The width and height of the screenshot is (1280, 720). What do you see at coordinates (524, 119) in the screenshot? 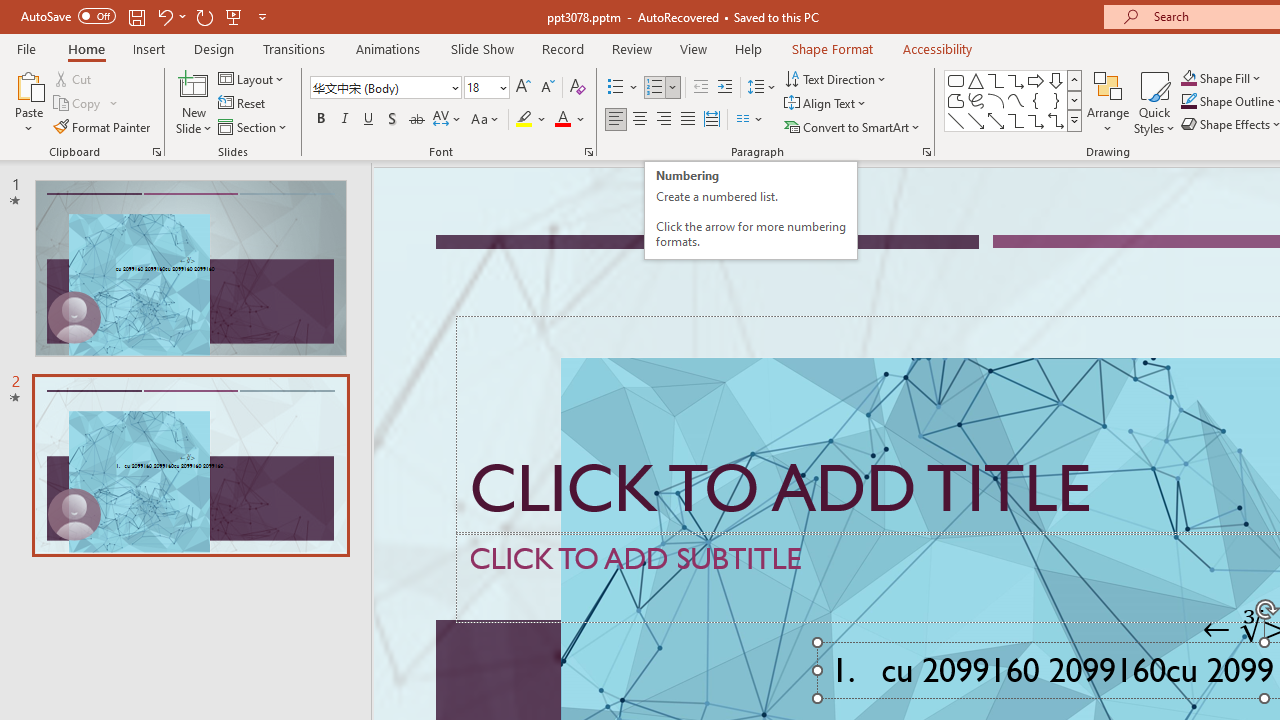
I see `'Text Highlight Color Yellow'` at bounding box center [524, 119].